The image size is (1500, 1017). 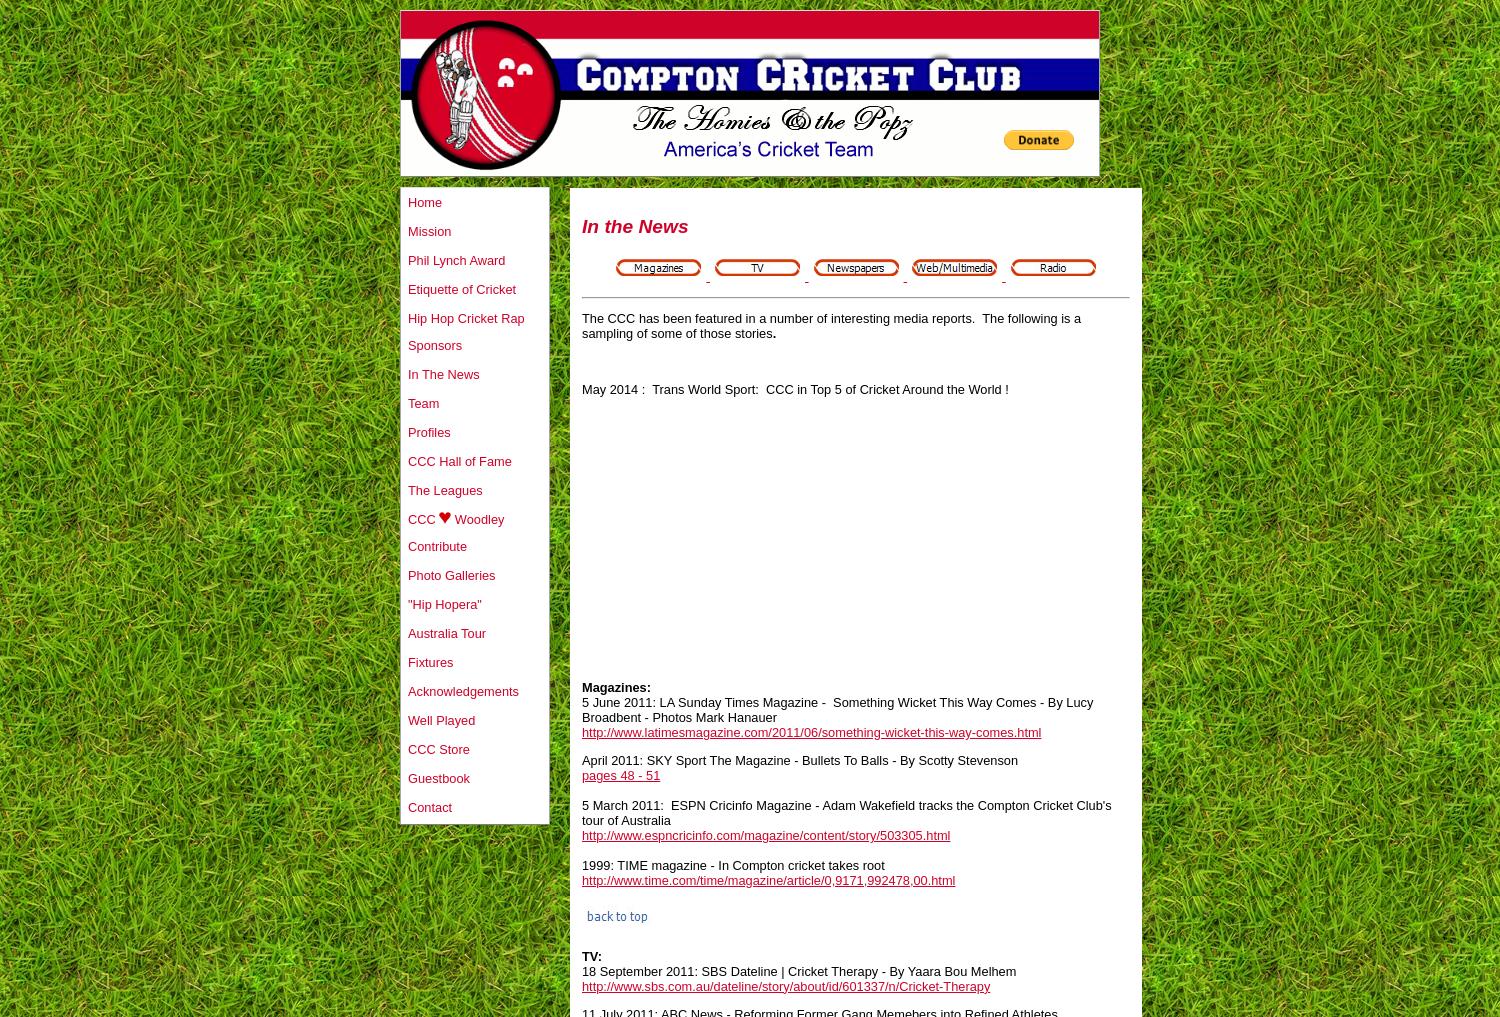 What do you see at coordinates (634, 225) in the screenshot?
I see `'In the News'` at bounding box center [634, 225].